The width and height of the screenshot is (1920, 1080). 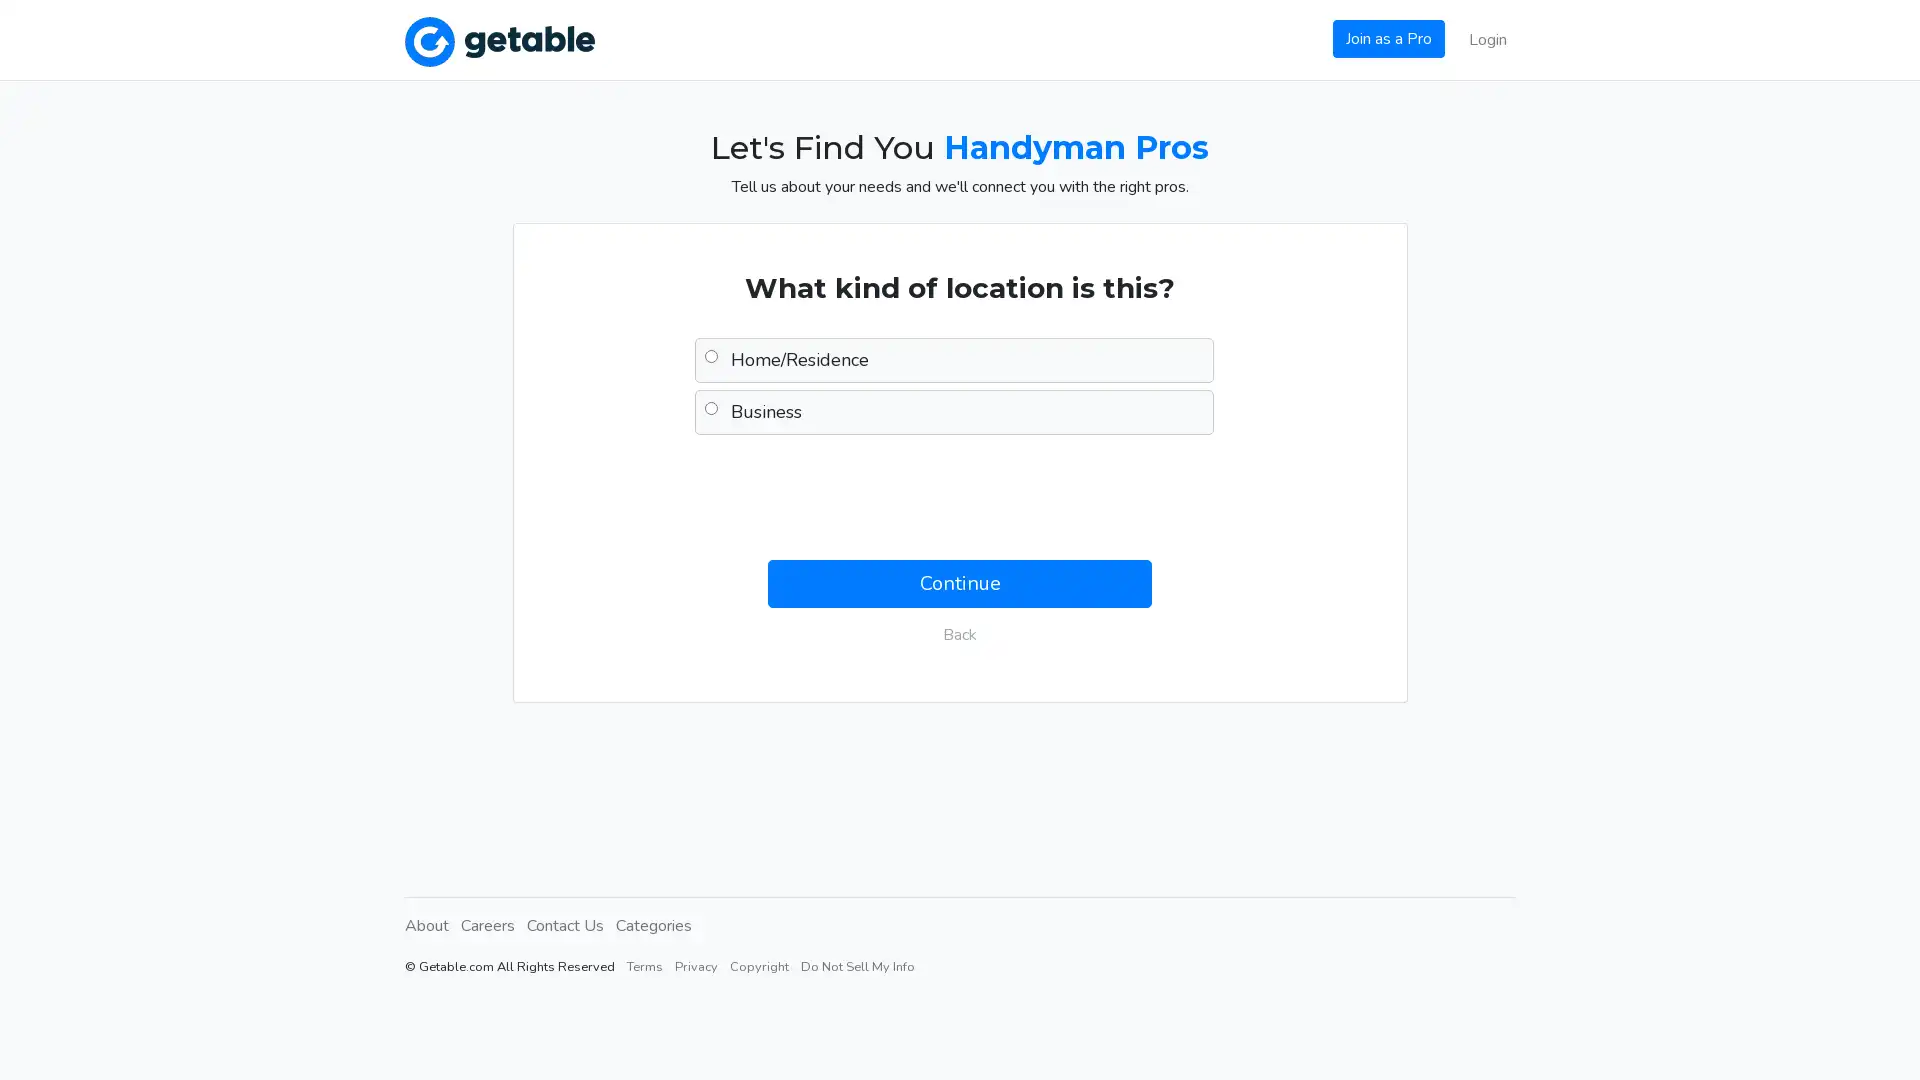 I want to click on Continue, so click(x=958, y=583).